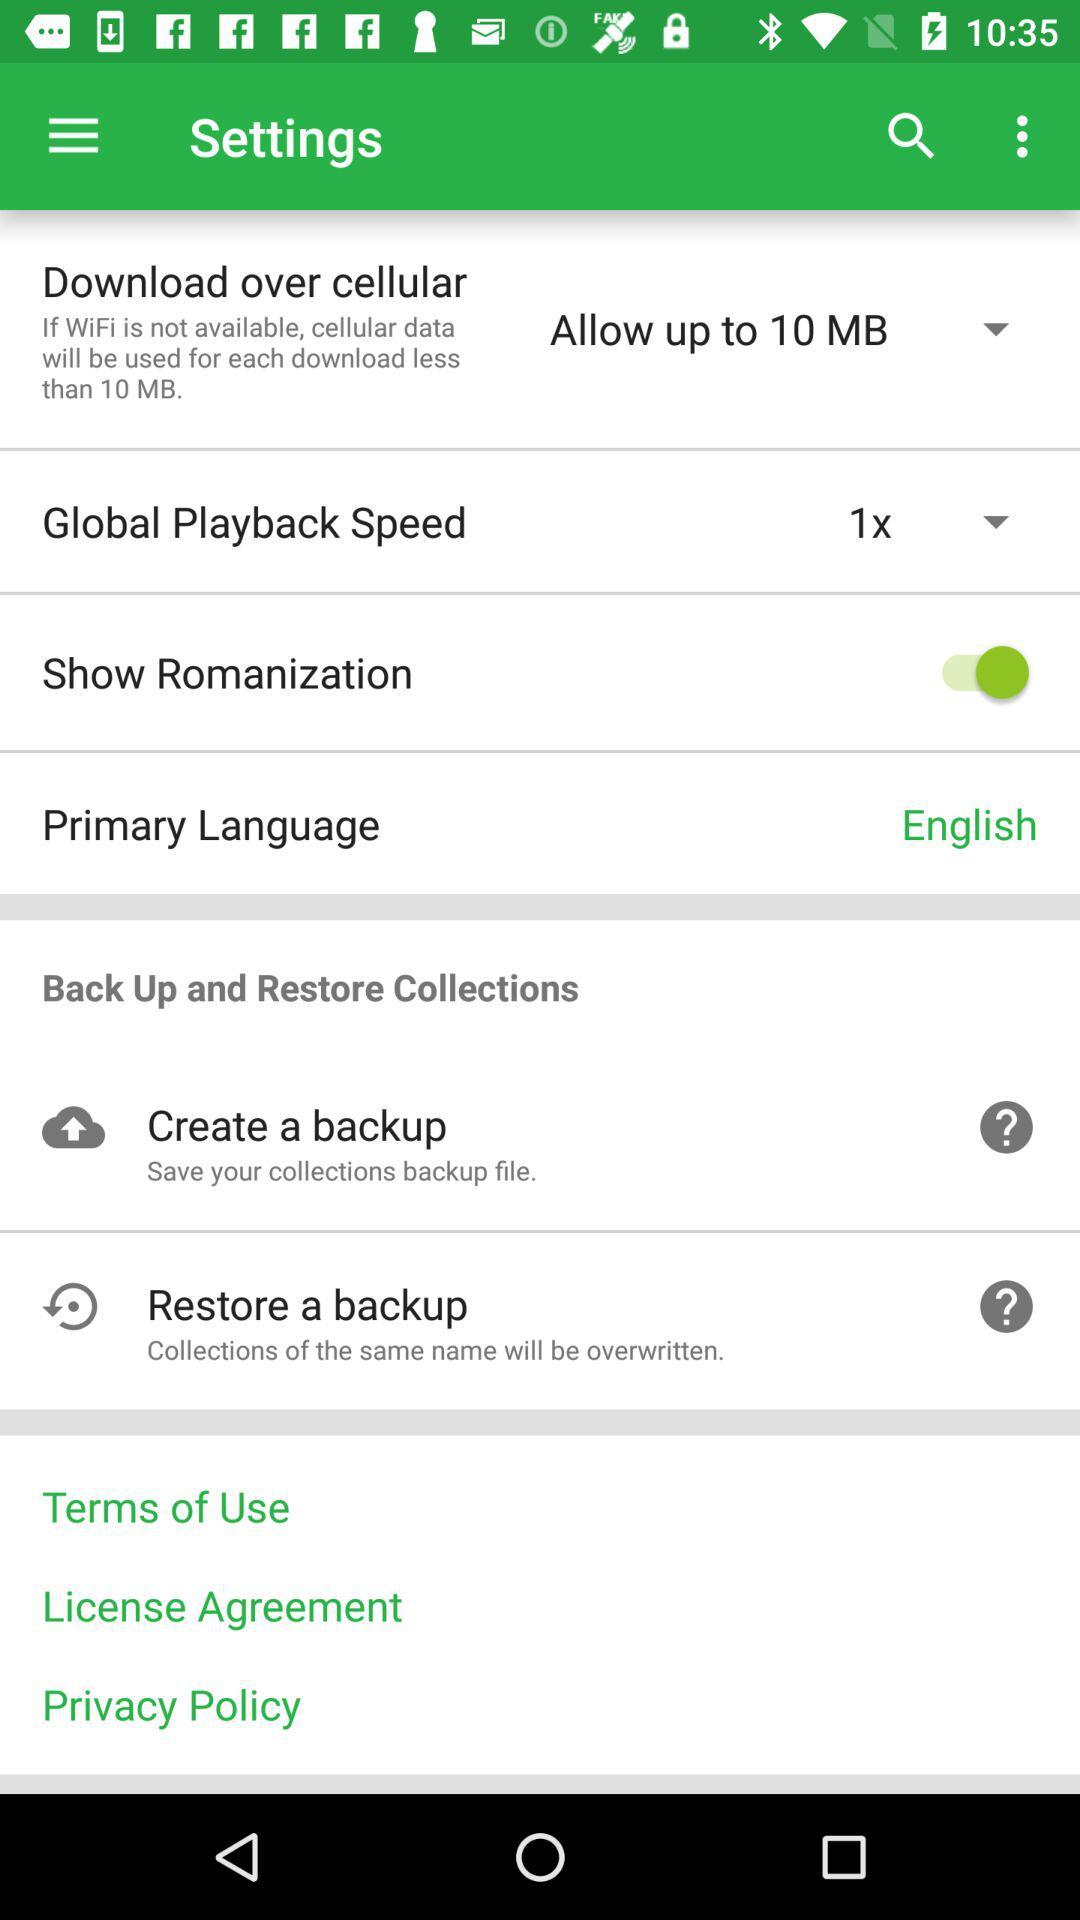 The image size is (1080, 1920). Describe the element at coordinates (1006, 1127) in the screenshot. I see `the help icon` at that location.